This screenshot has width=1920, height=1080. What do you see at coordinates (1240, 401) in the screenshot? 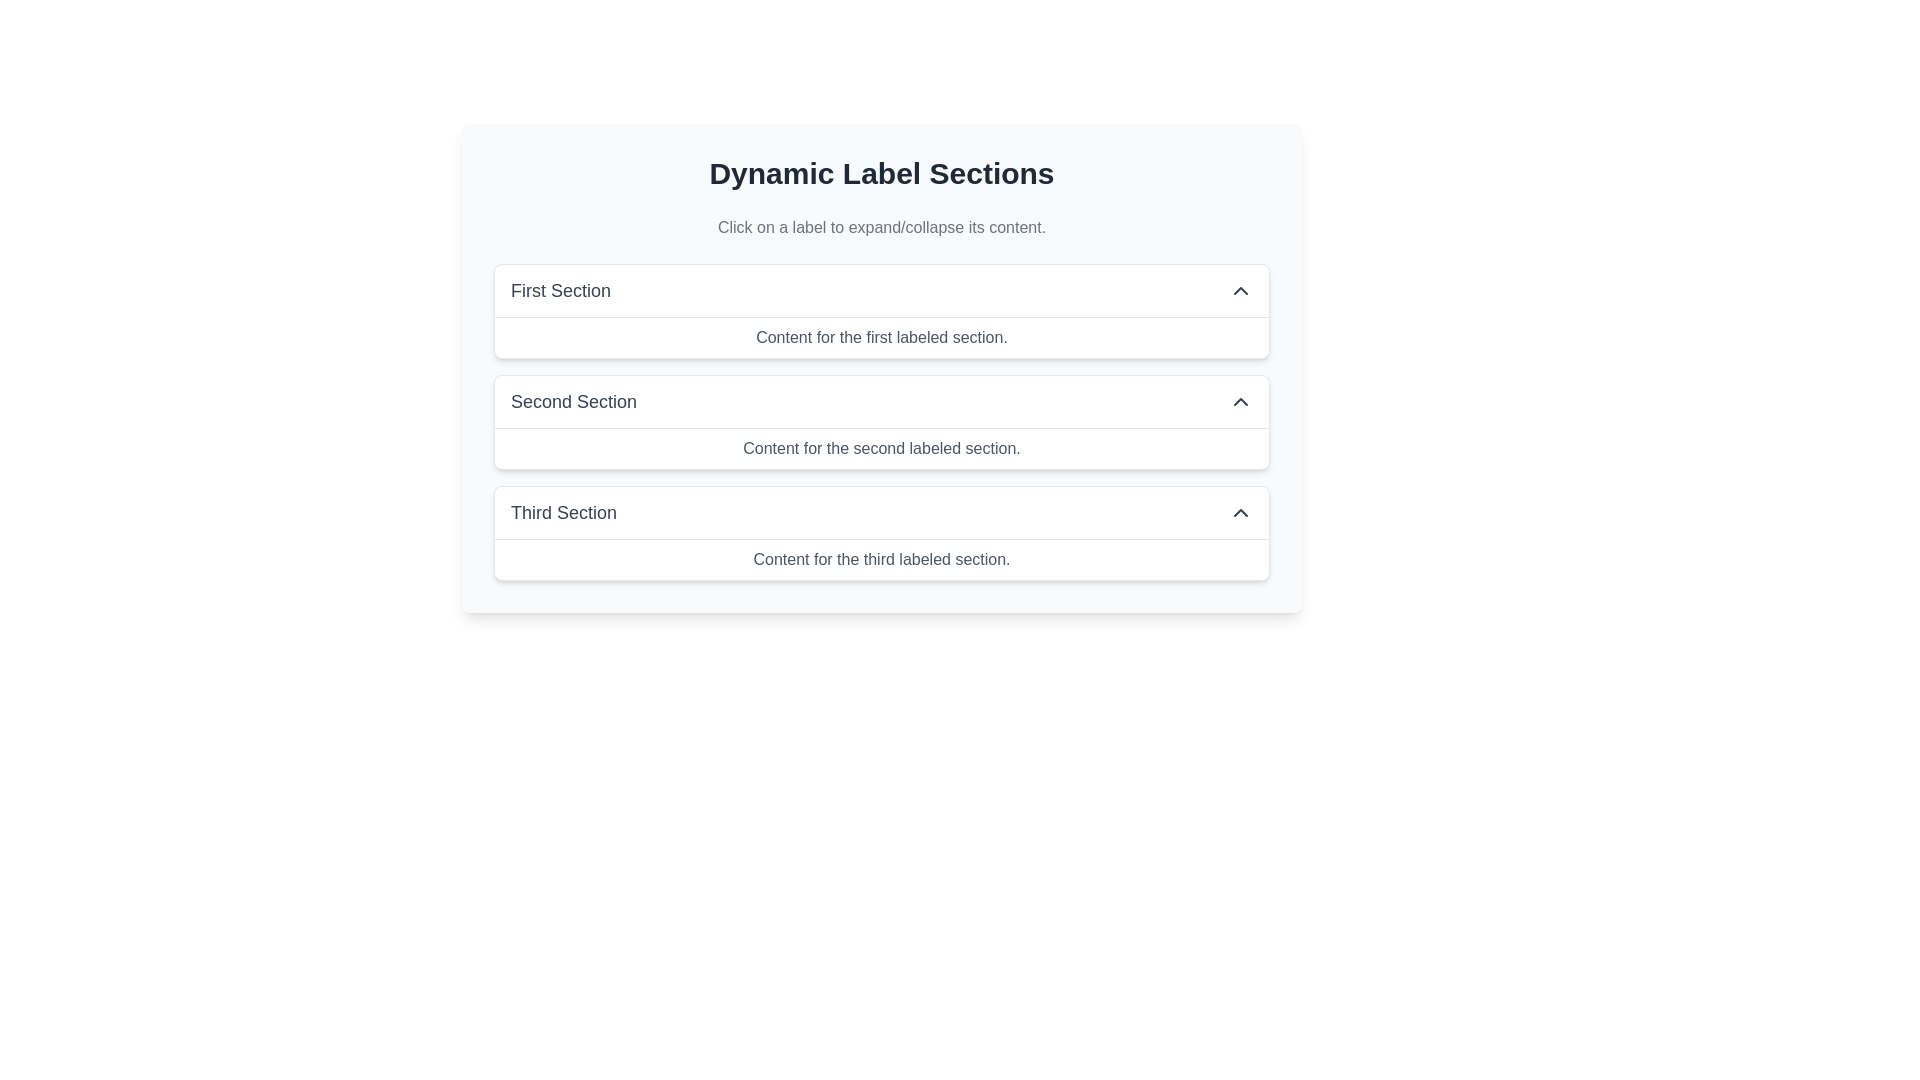
I see `the chevron button located at the far right of the header section labeled 'Second Section'` at bounding box center [1240, 401].